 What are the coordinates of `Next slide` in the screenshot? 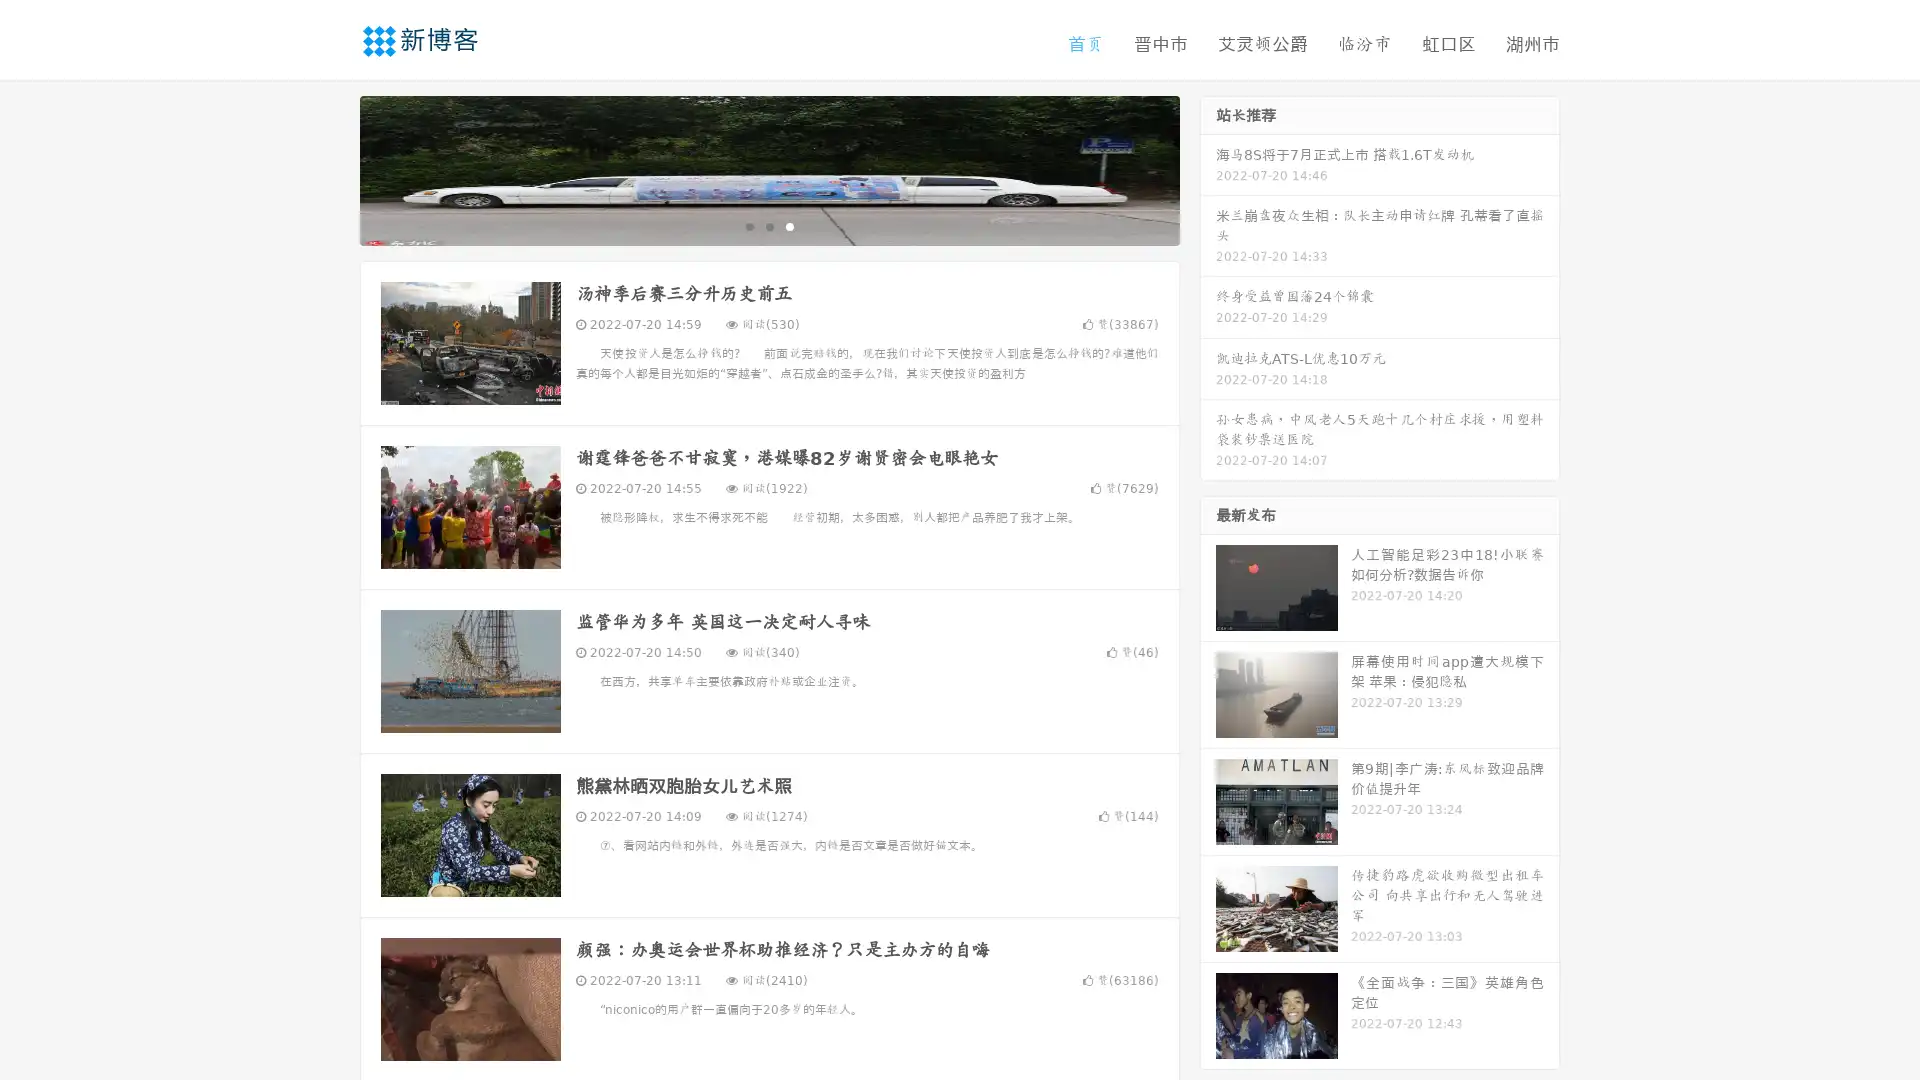 It's located at (1208, 168).